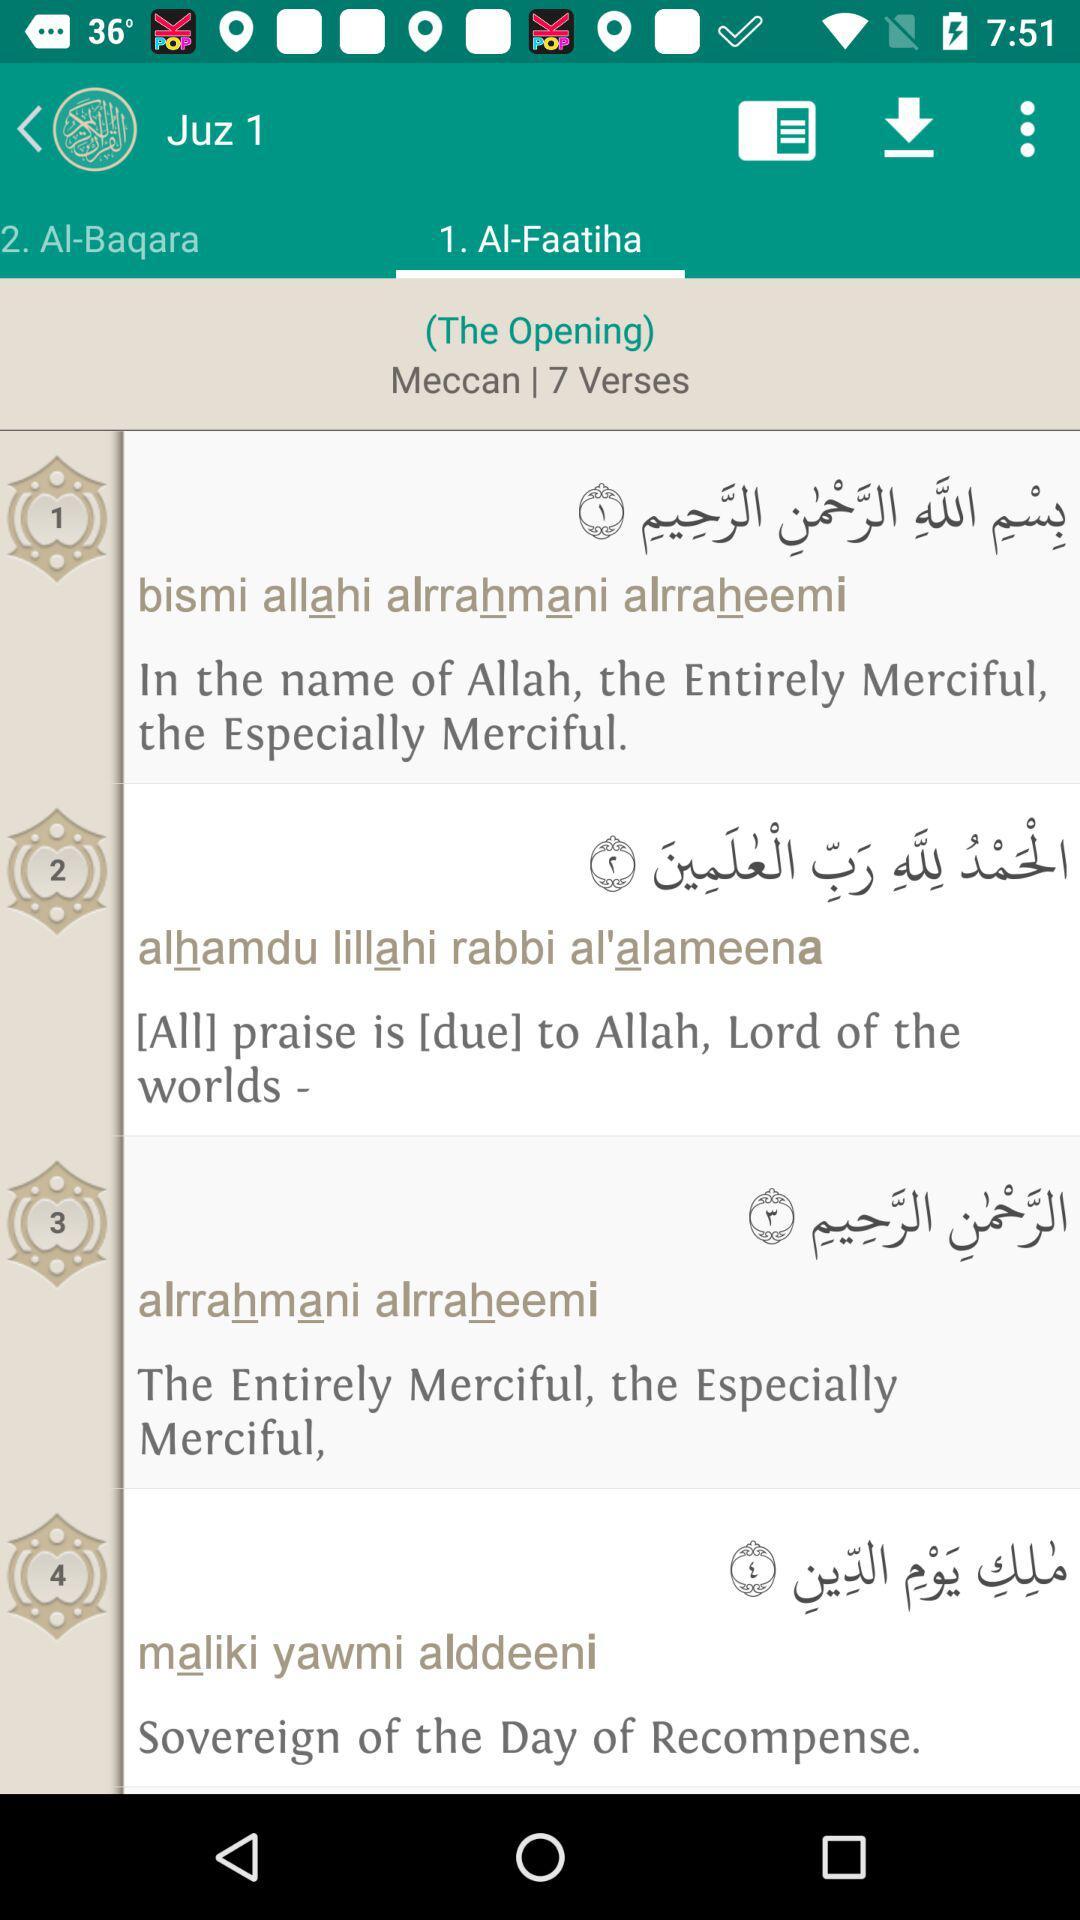 This screenshot has height=1920, width=1080. Describe the element at coordinates (75, 127) in the screenshot. I see `item above 2. al-baqara app` at that location.